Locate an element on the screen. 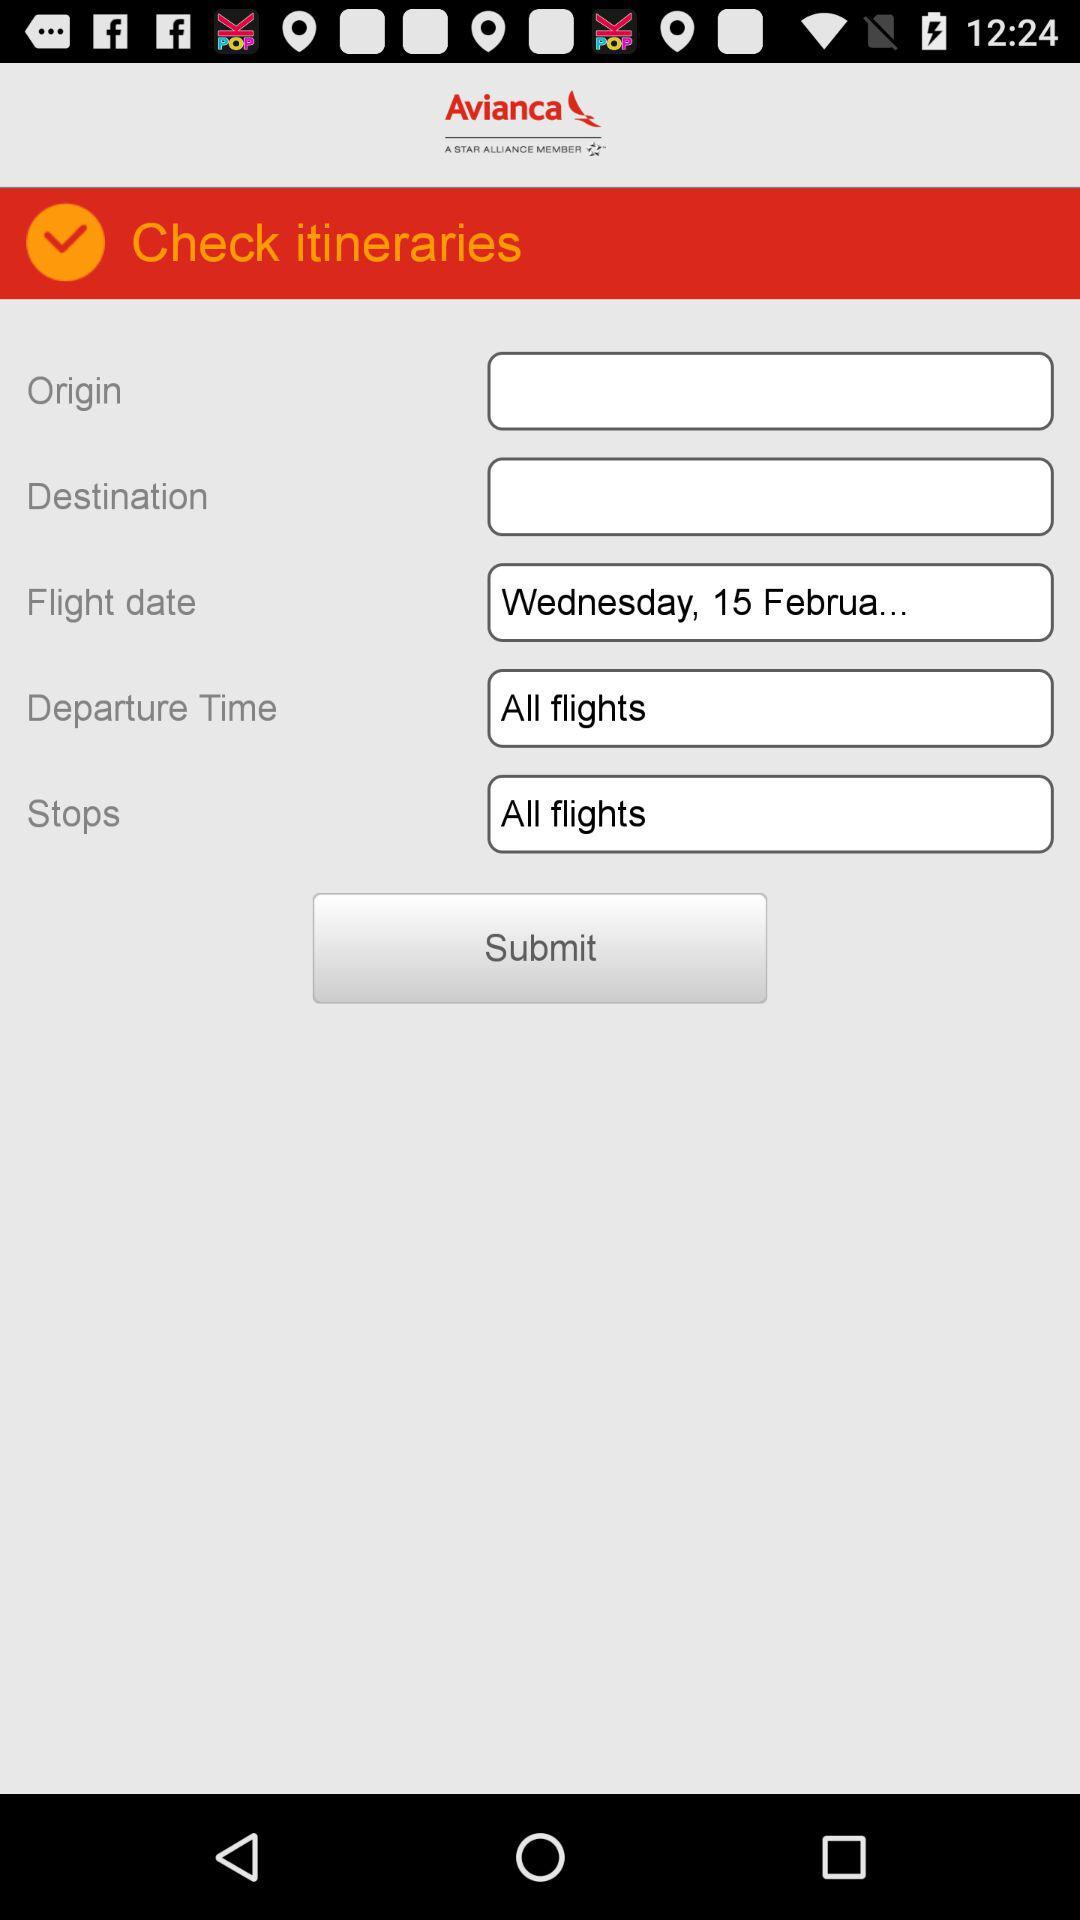  origin text box is located at coordinates (769, 391).